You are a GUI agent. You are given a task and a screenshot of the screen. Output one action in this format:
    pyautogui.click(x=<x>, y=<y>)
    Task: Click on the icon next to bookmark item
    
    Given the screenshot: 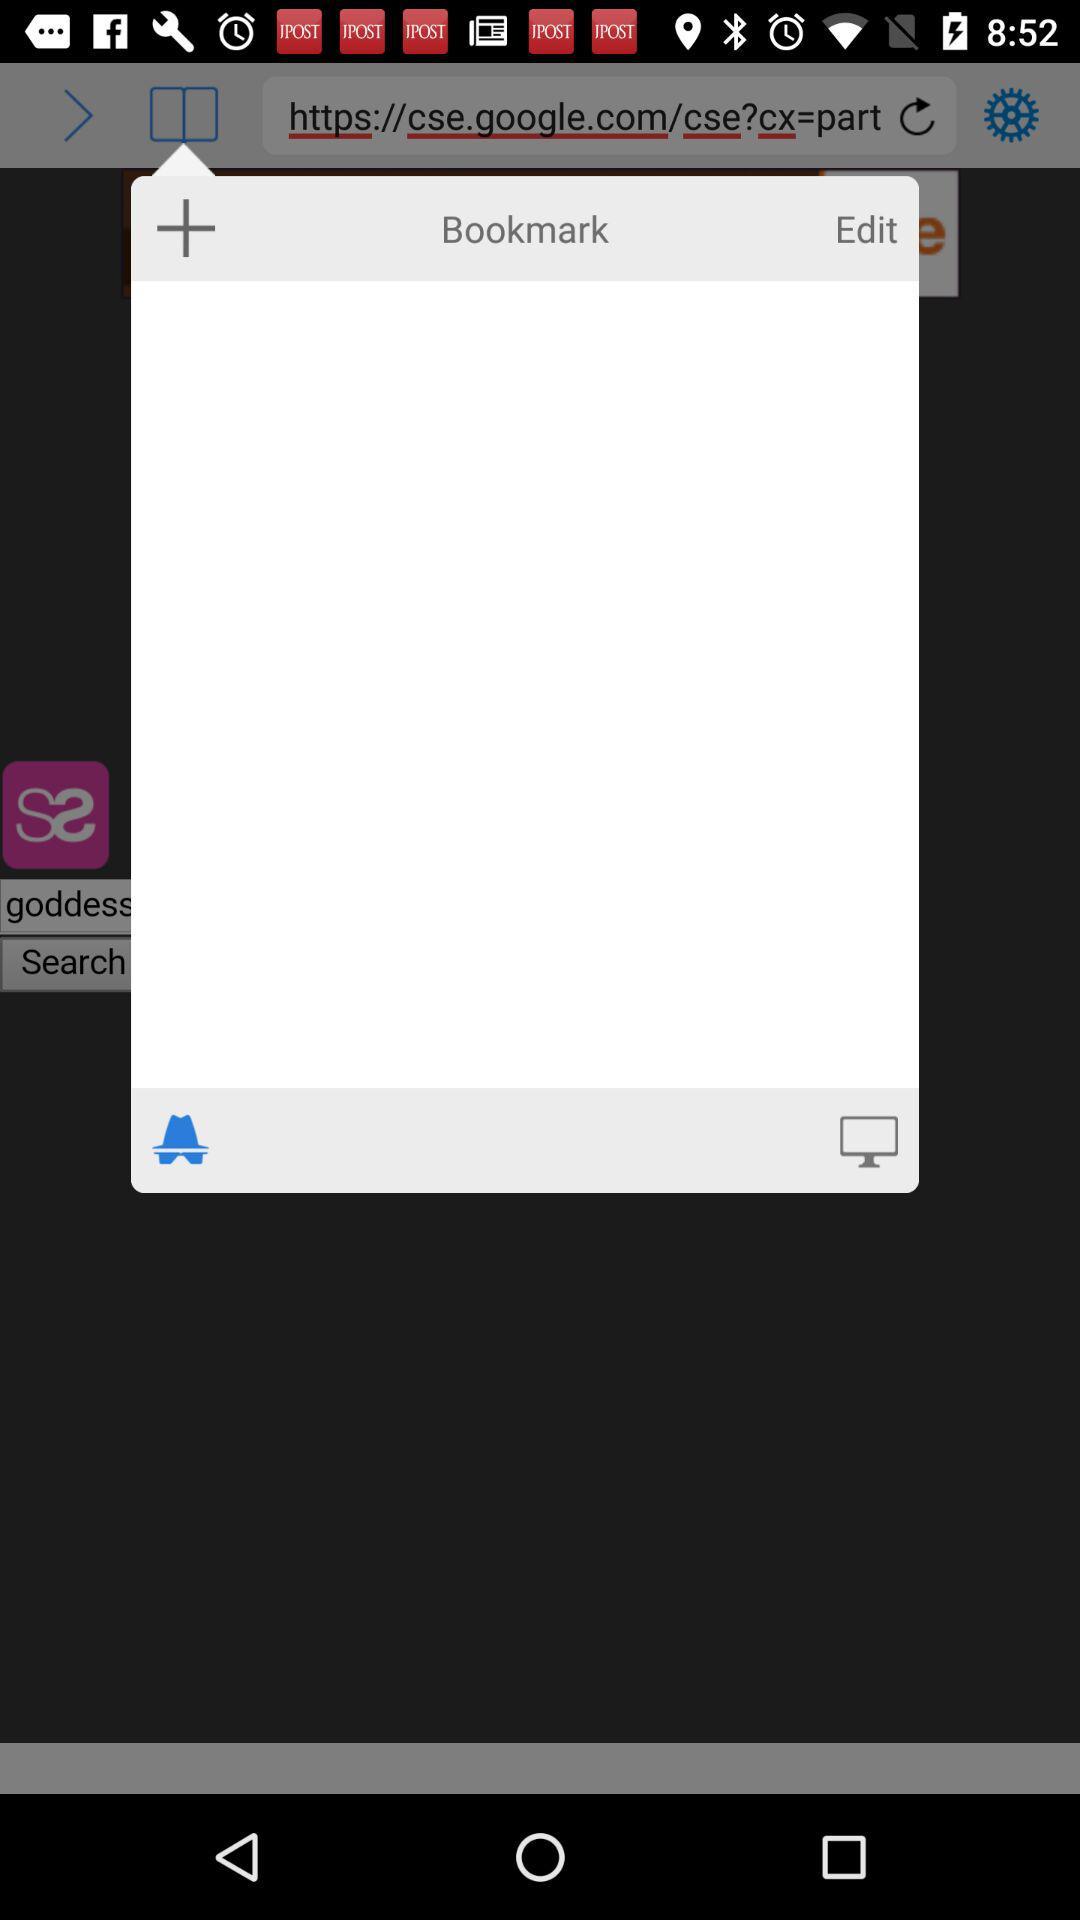 What is the action you would take?
    pyautogui.click(x=186, y=227)
    